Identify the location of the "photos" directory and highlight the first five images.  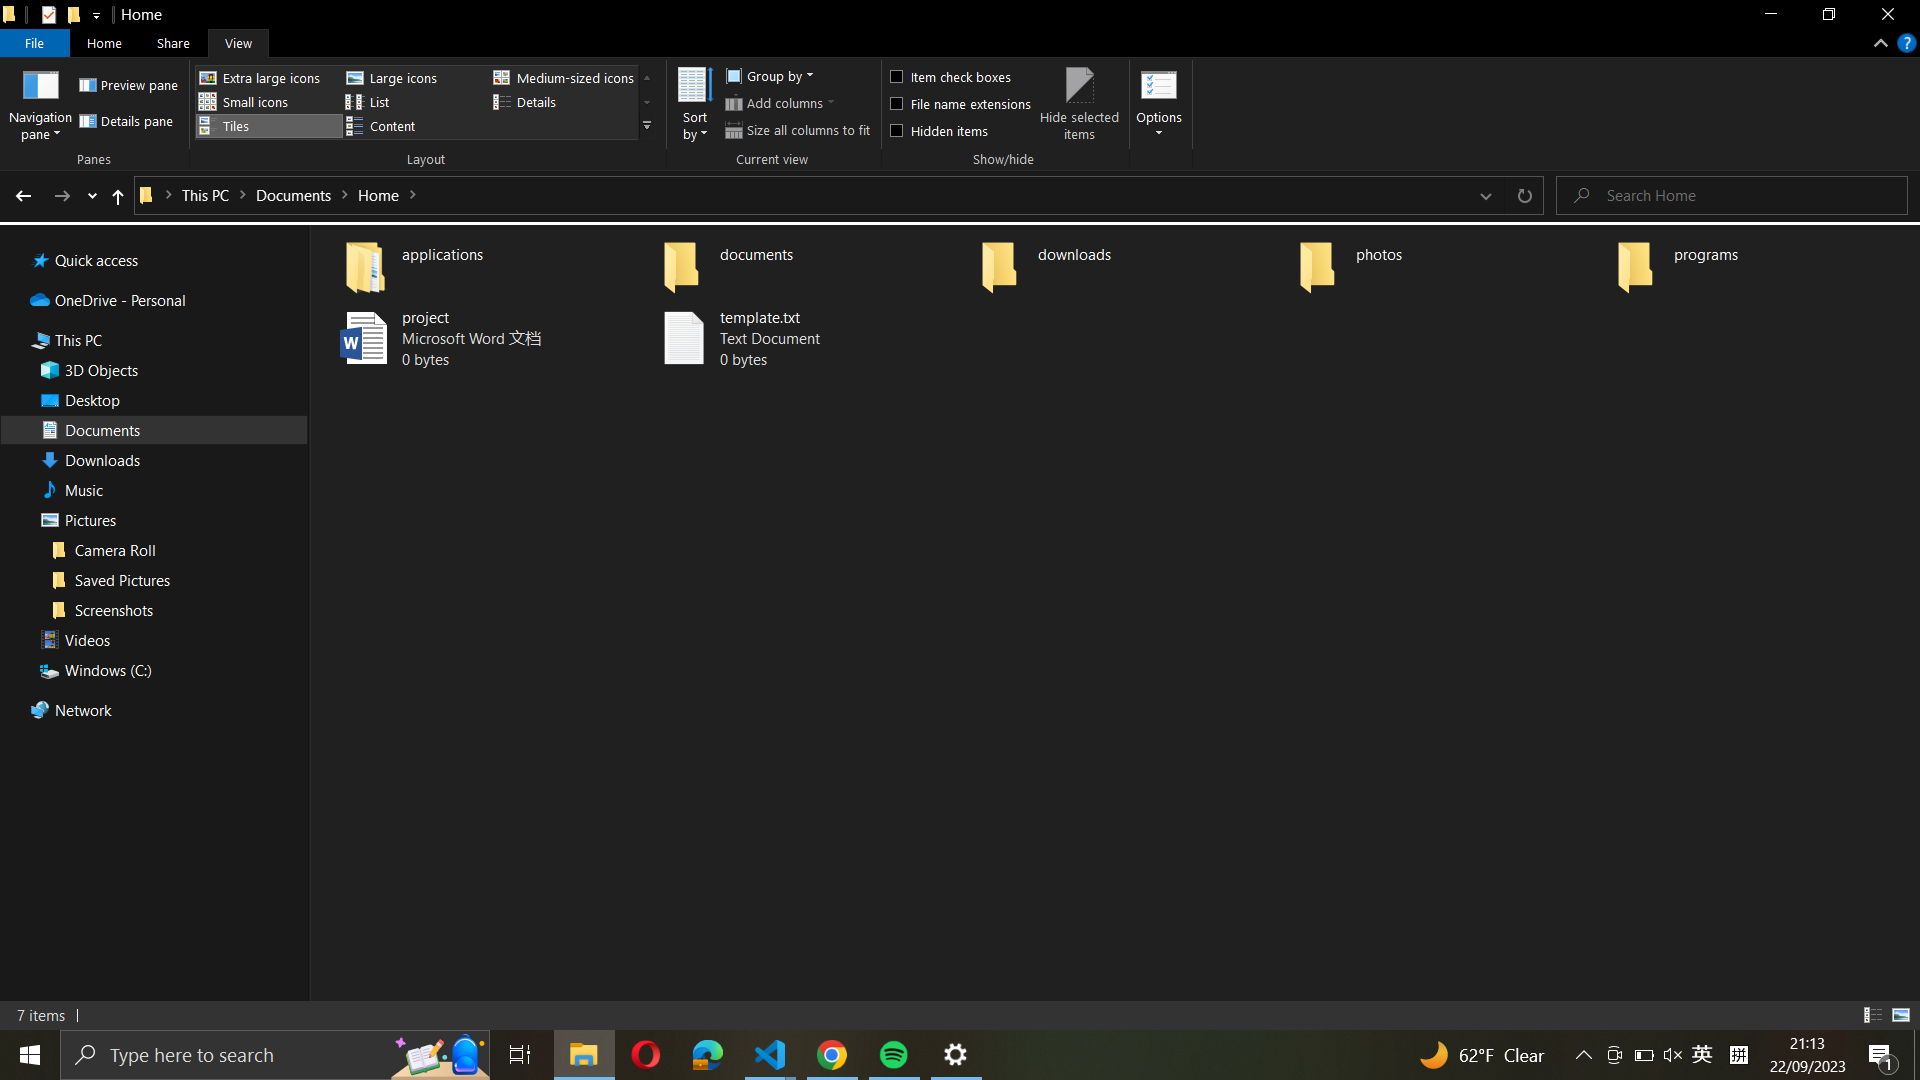
(1449, 261).